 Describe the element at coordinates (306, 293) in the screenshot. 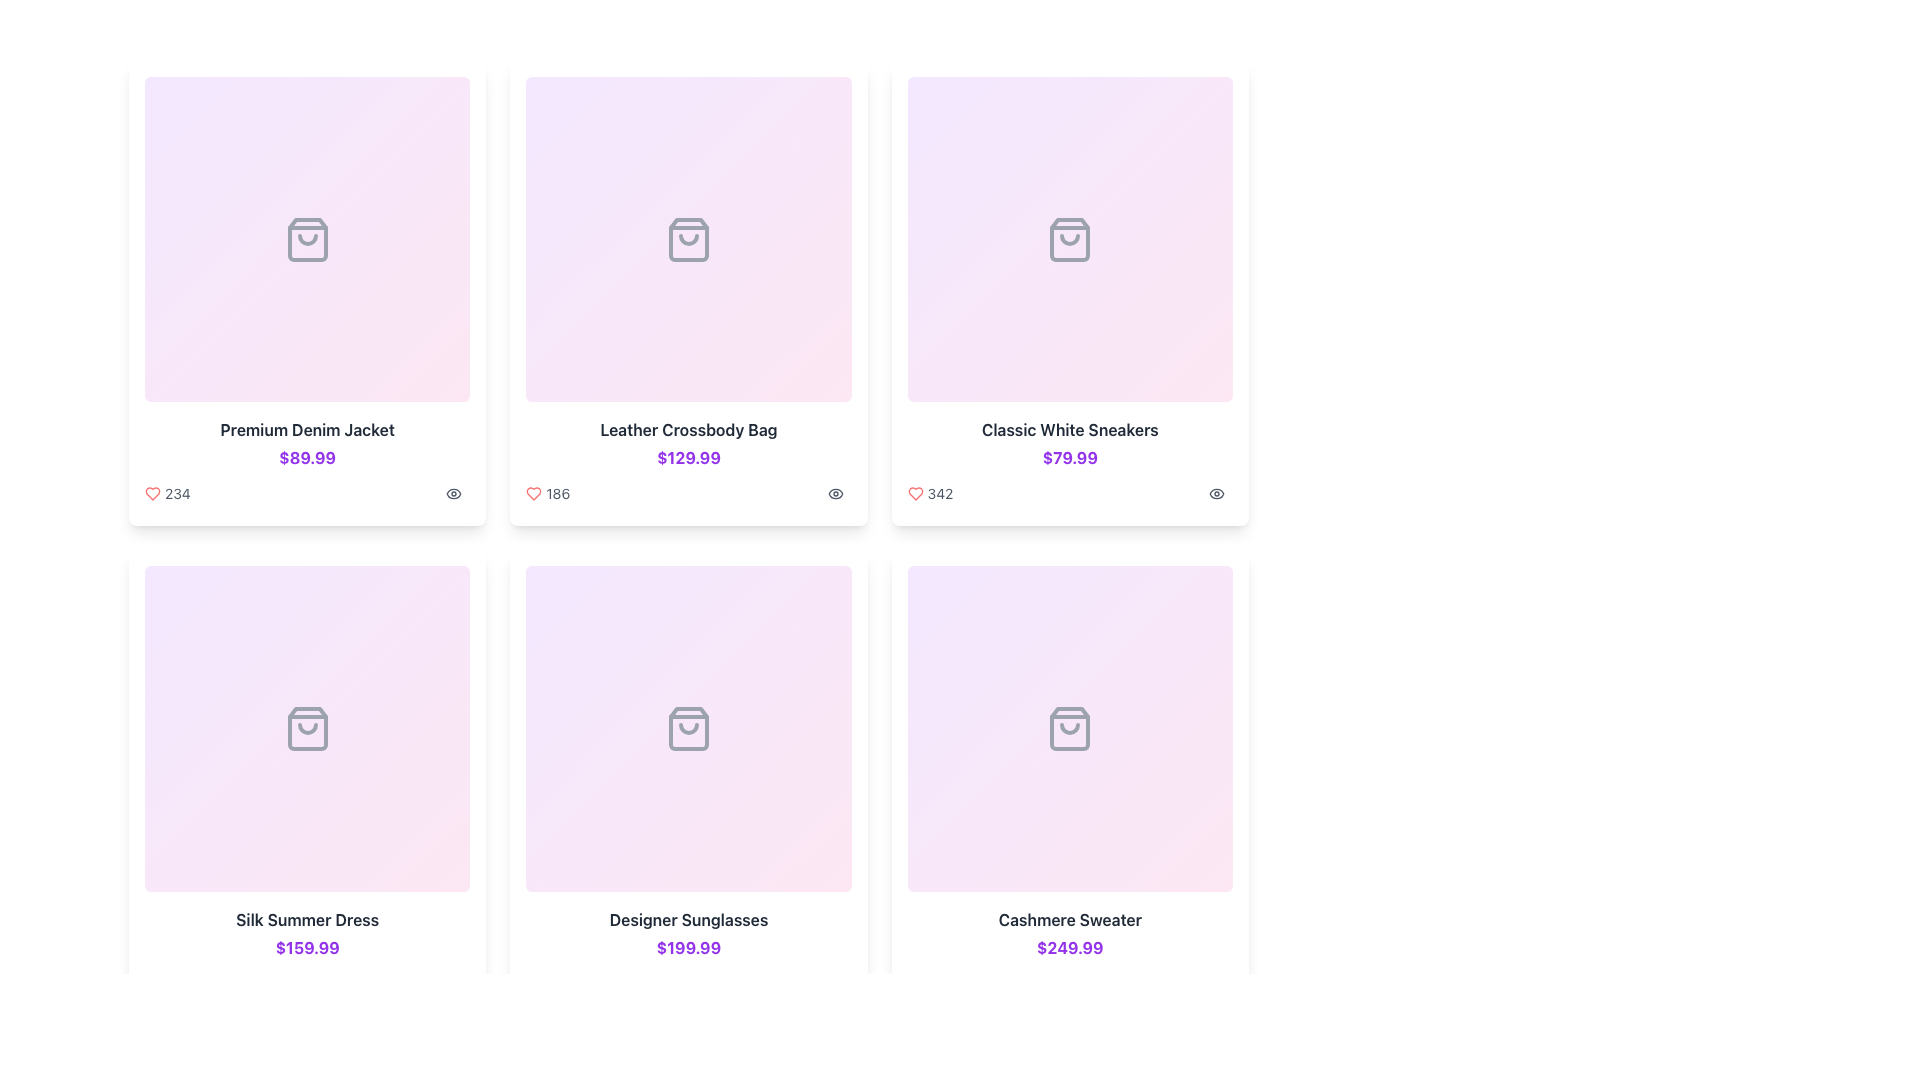

I see `the first product card in the grid` at that location.